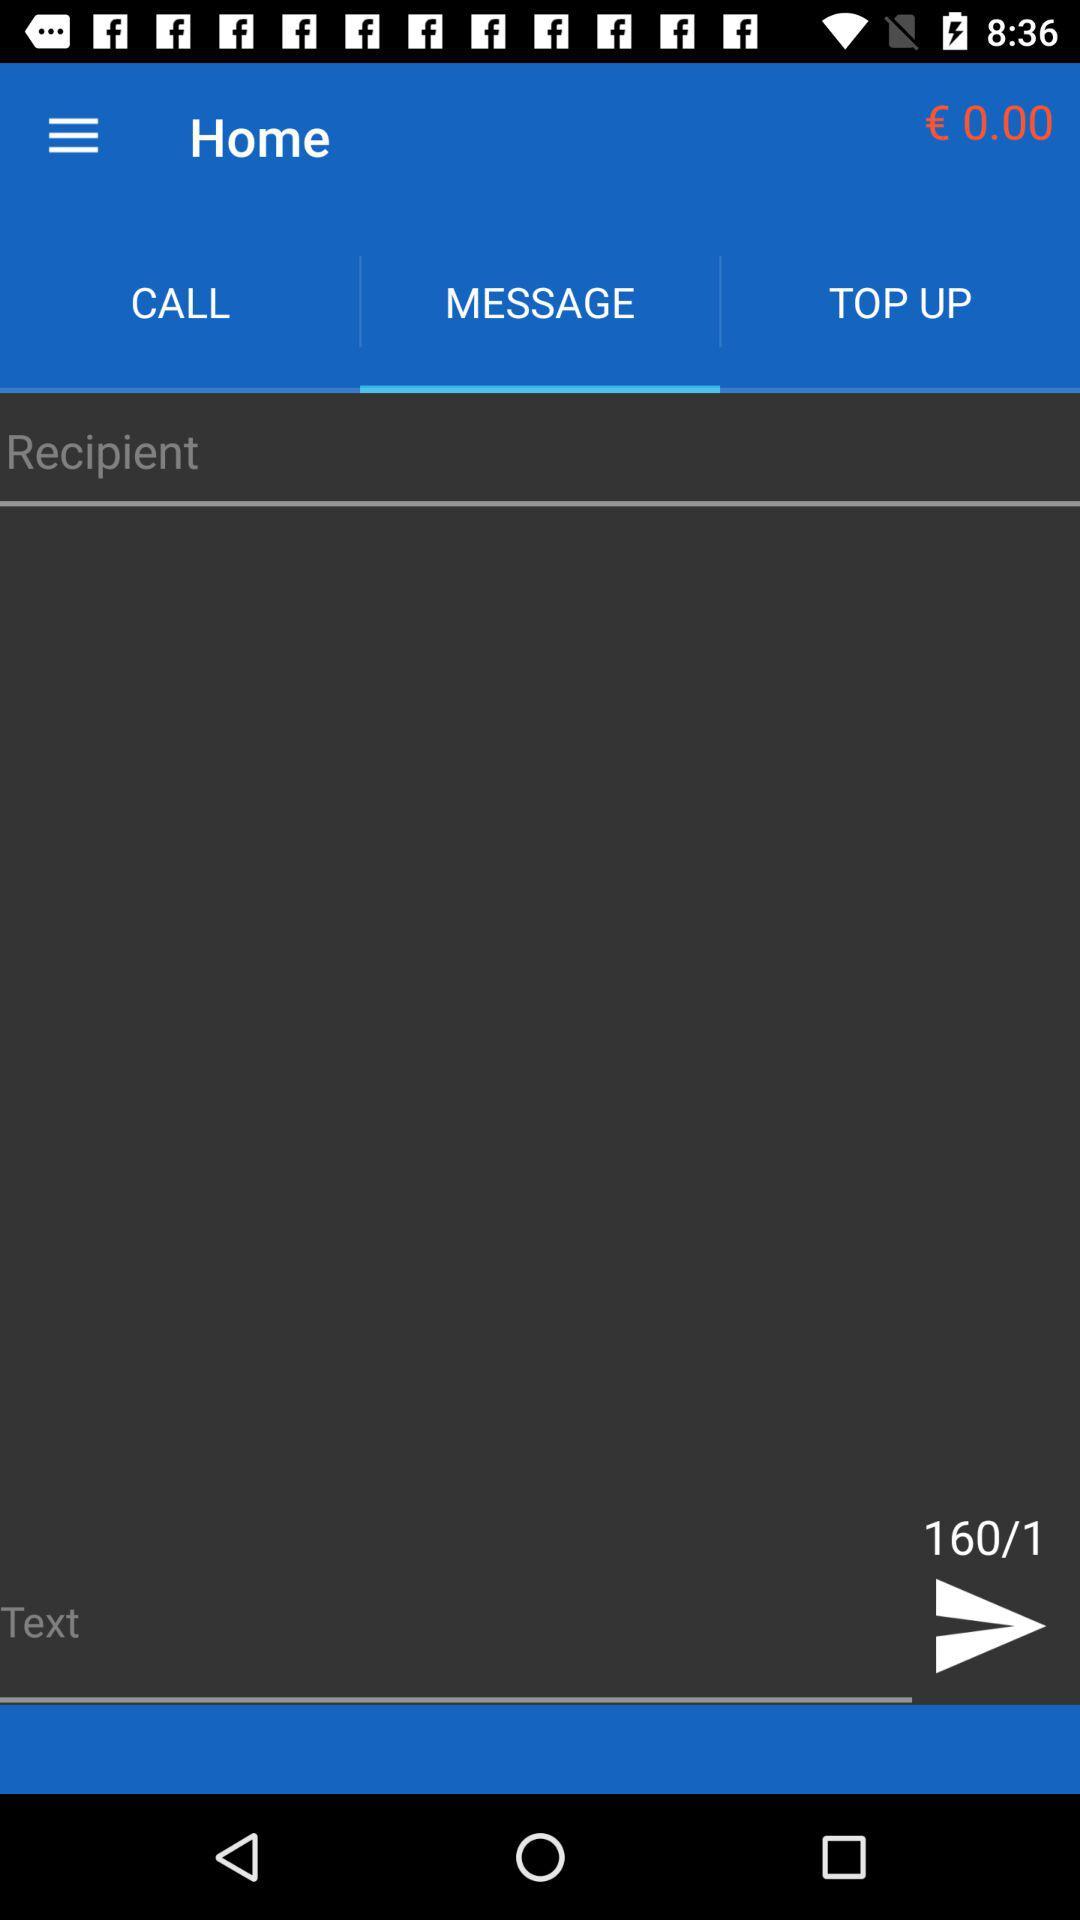 The height and width of the screenshot is (1920, 1080). I want to click on top up, so click(898, 300).